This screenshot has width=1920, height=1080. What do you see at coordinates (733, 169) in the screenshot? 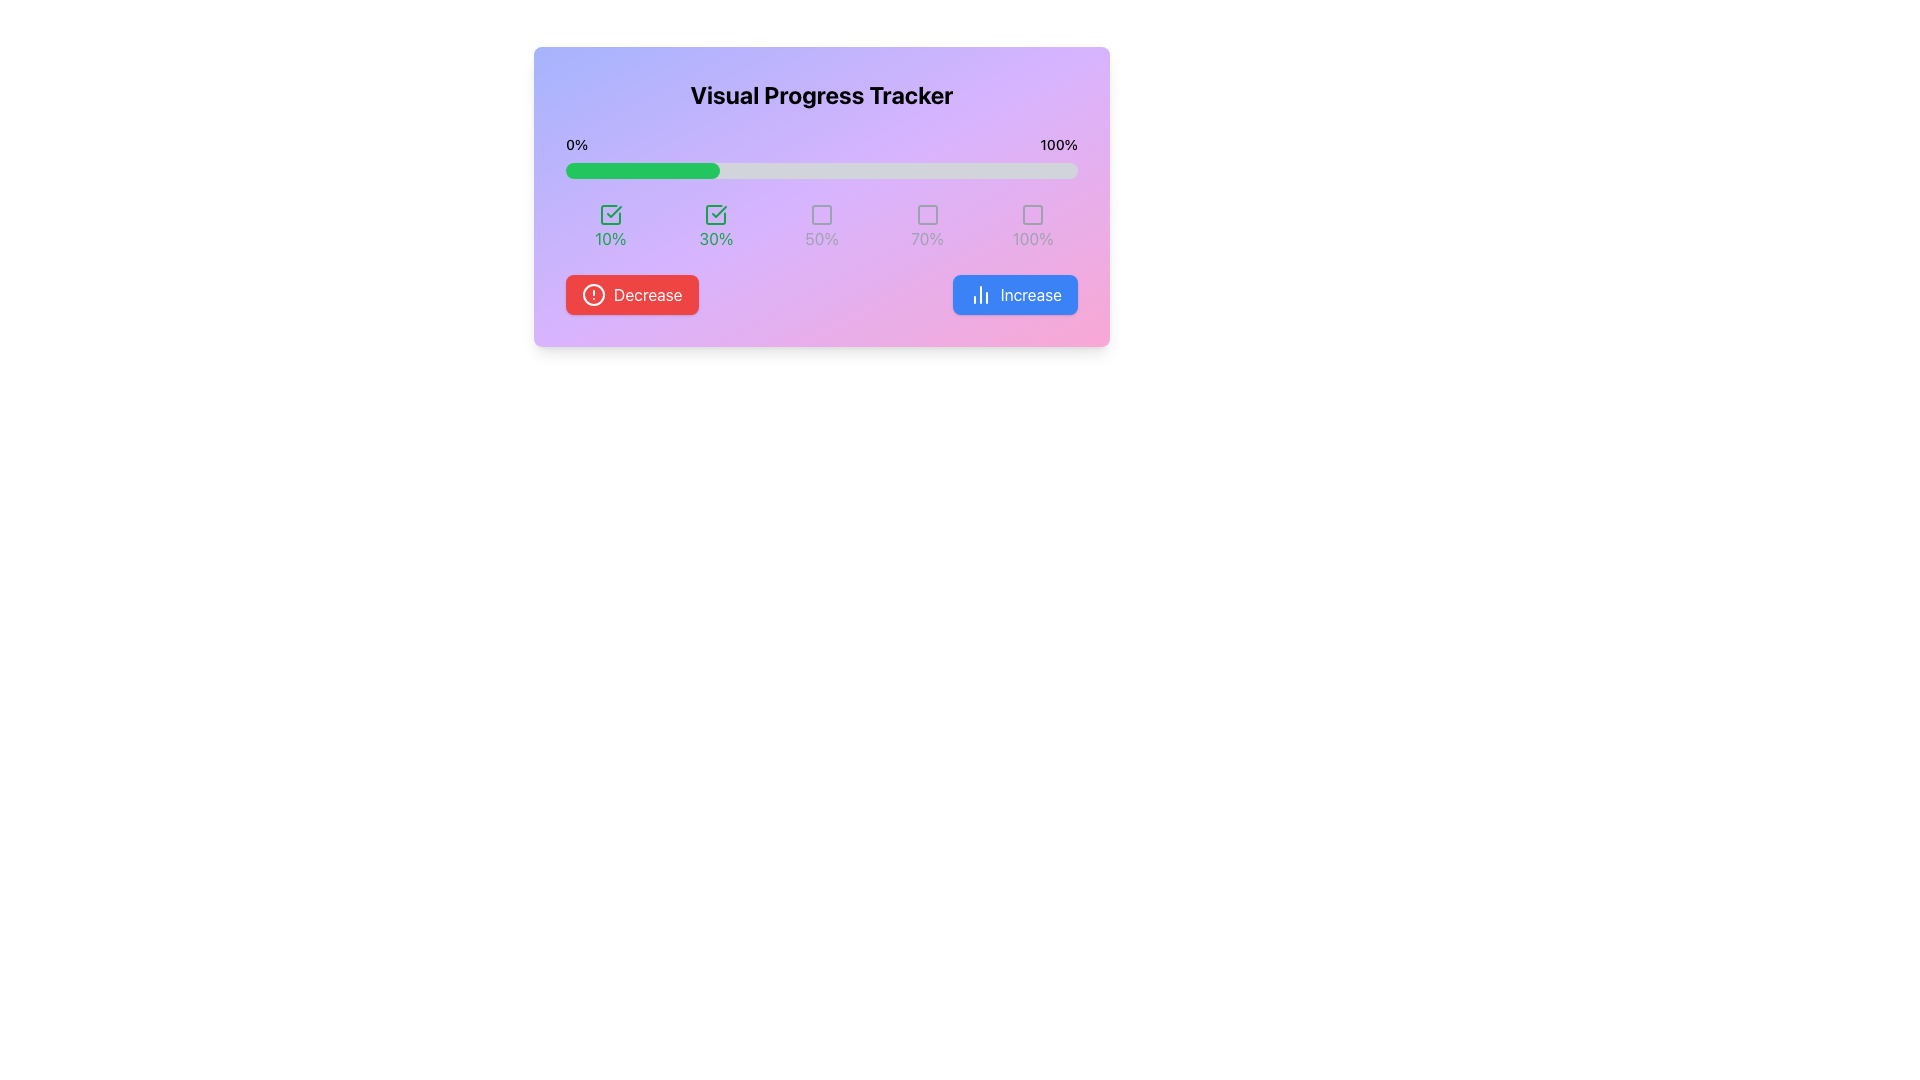
I see `the progress level` at bounding box center [733, 169].